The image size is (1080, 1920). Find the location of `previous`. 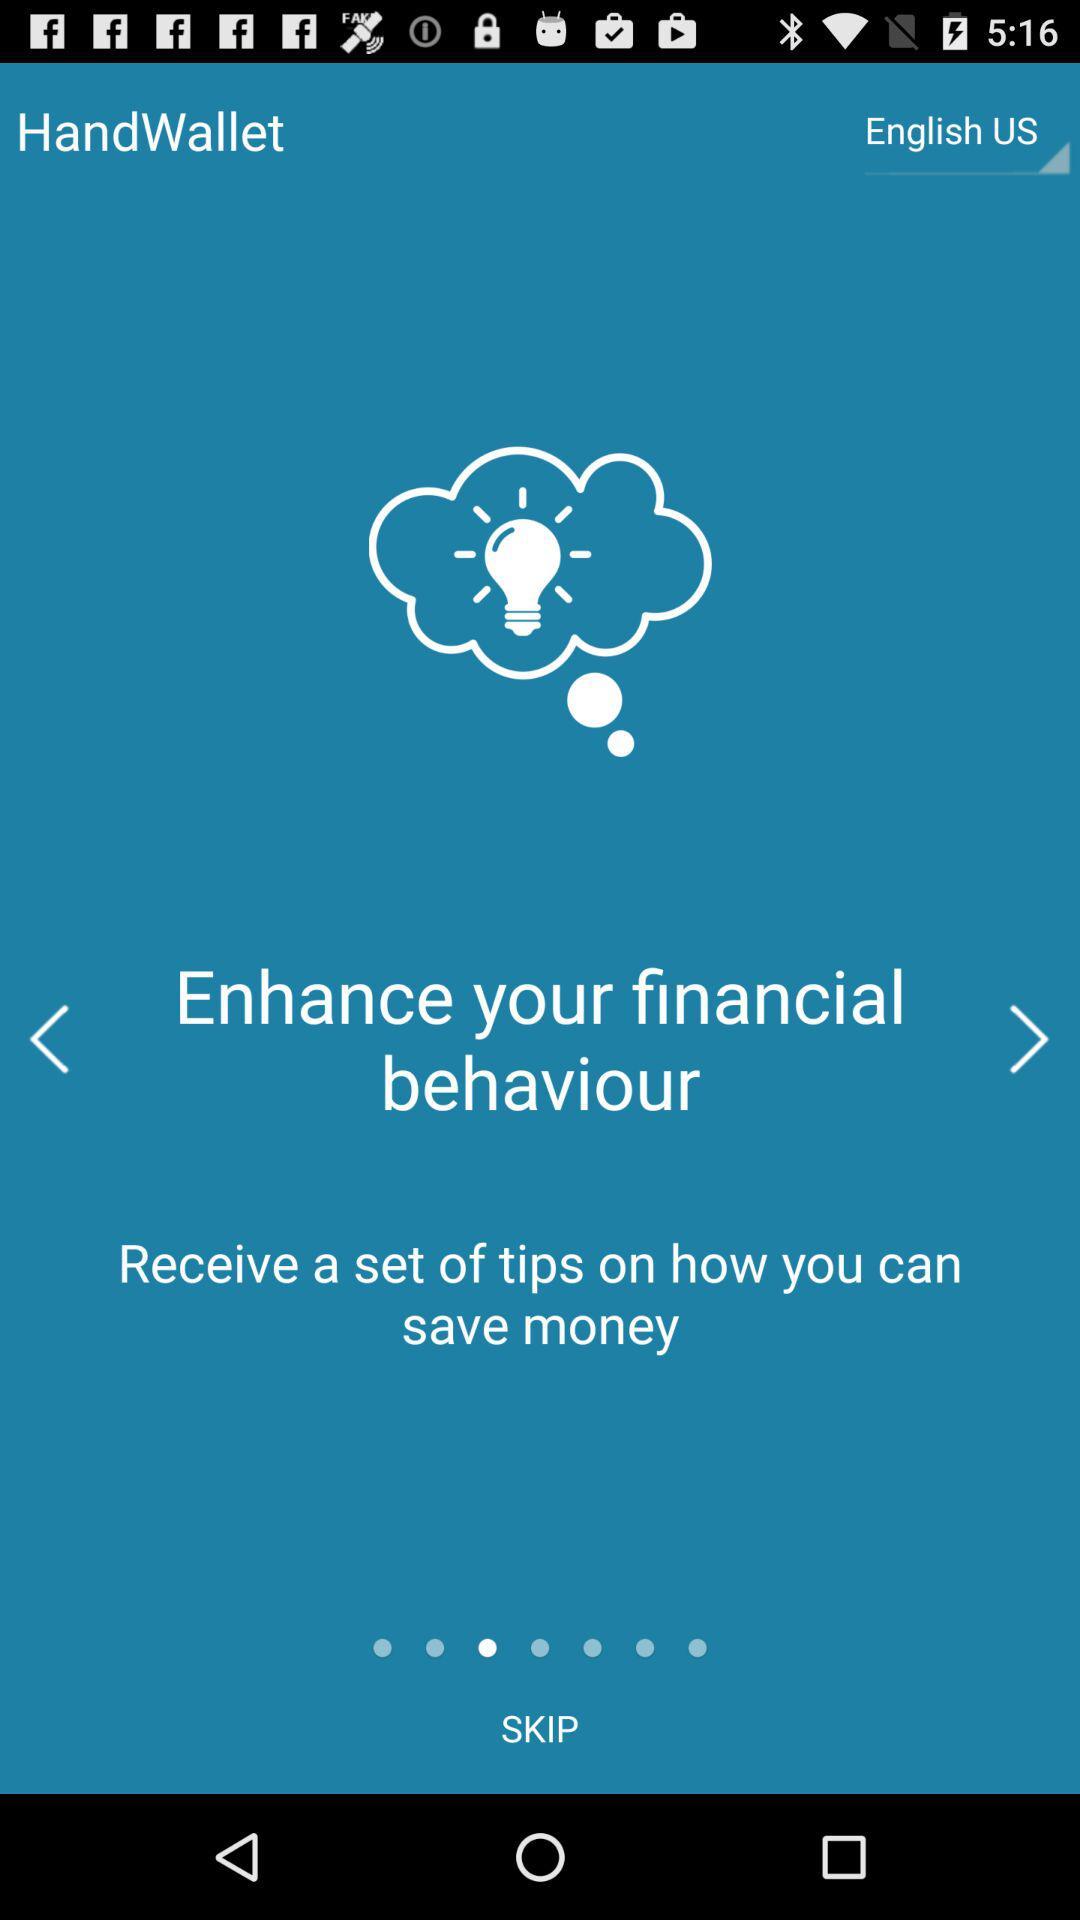

previous is located at coordinates (48, 1039).